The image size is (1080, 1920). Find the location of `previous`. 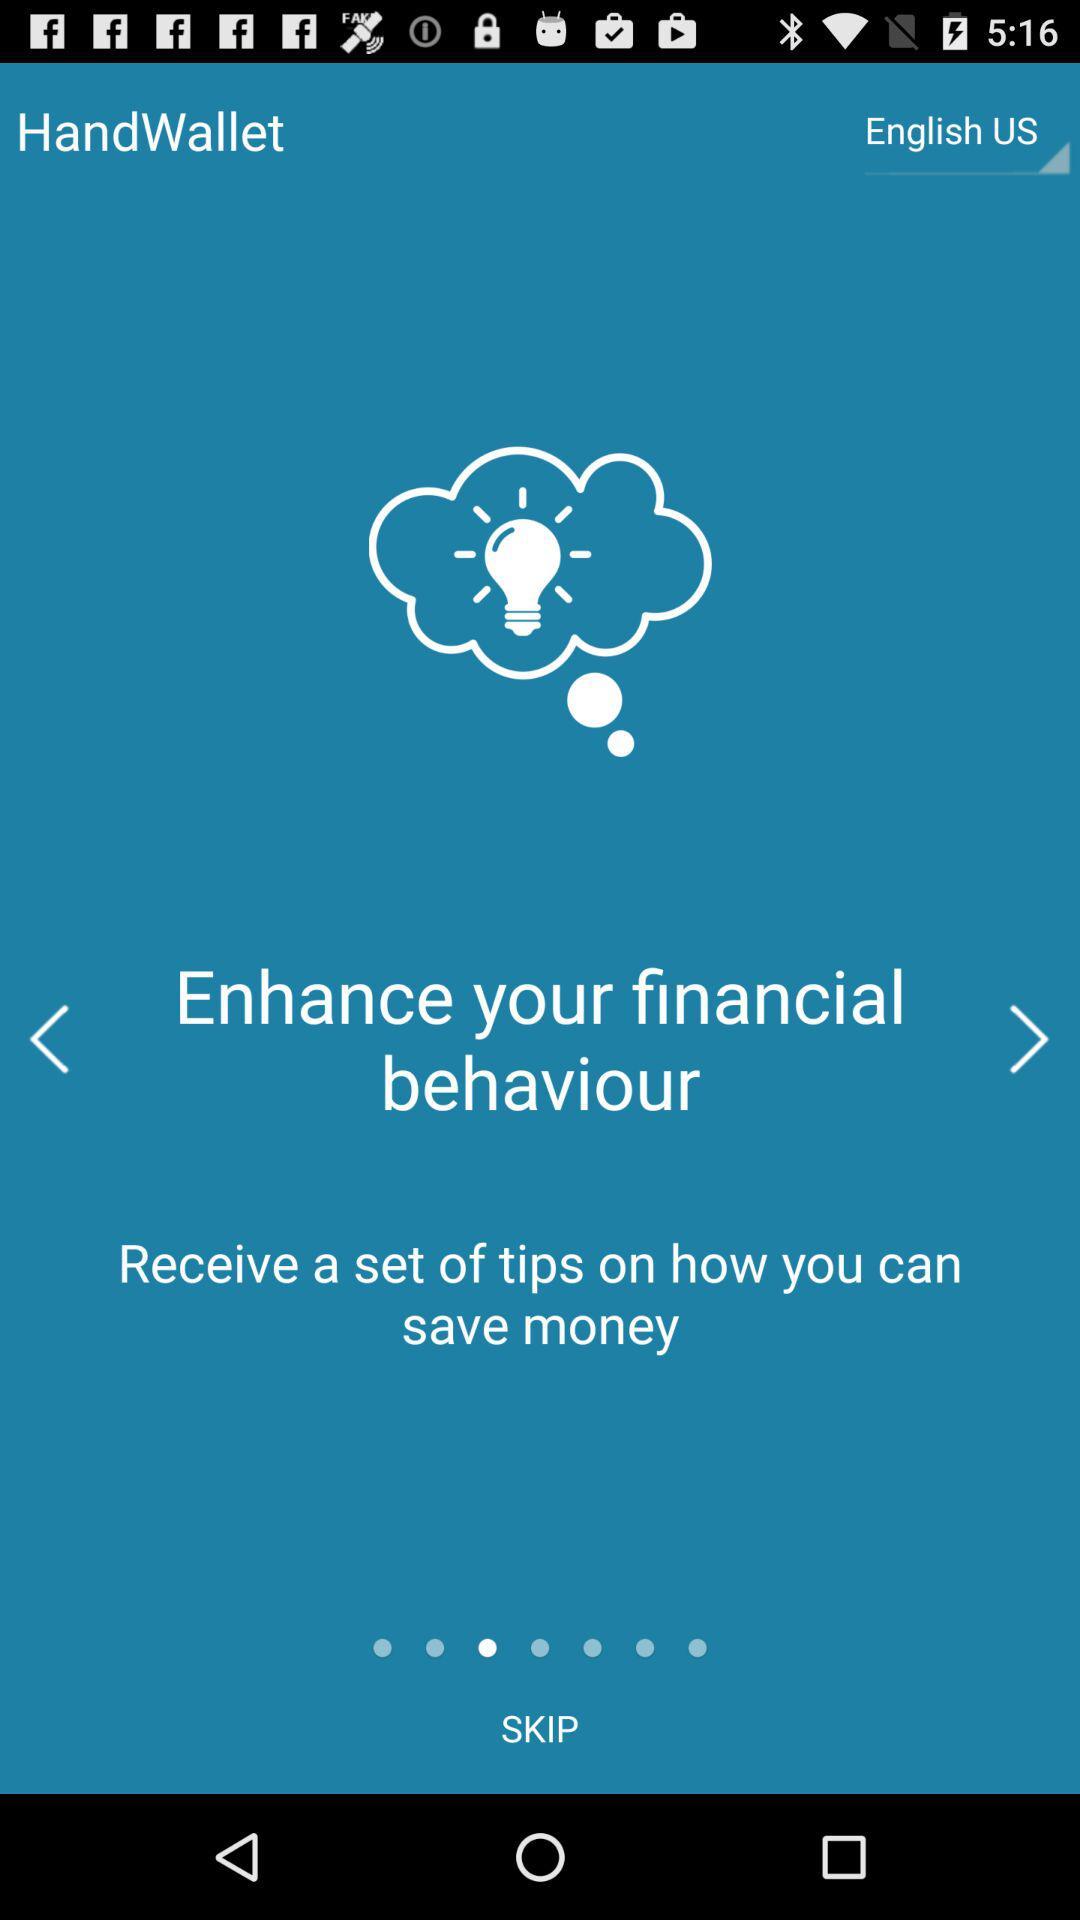

previous is located at coordinates (48, 1039).